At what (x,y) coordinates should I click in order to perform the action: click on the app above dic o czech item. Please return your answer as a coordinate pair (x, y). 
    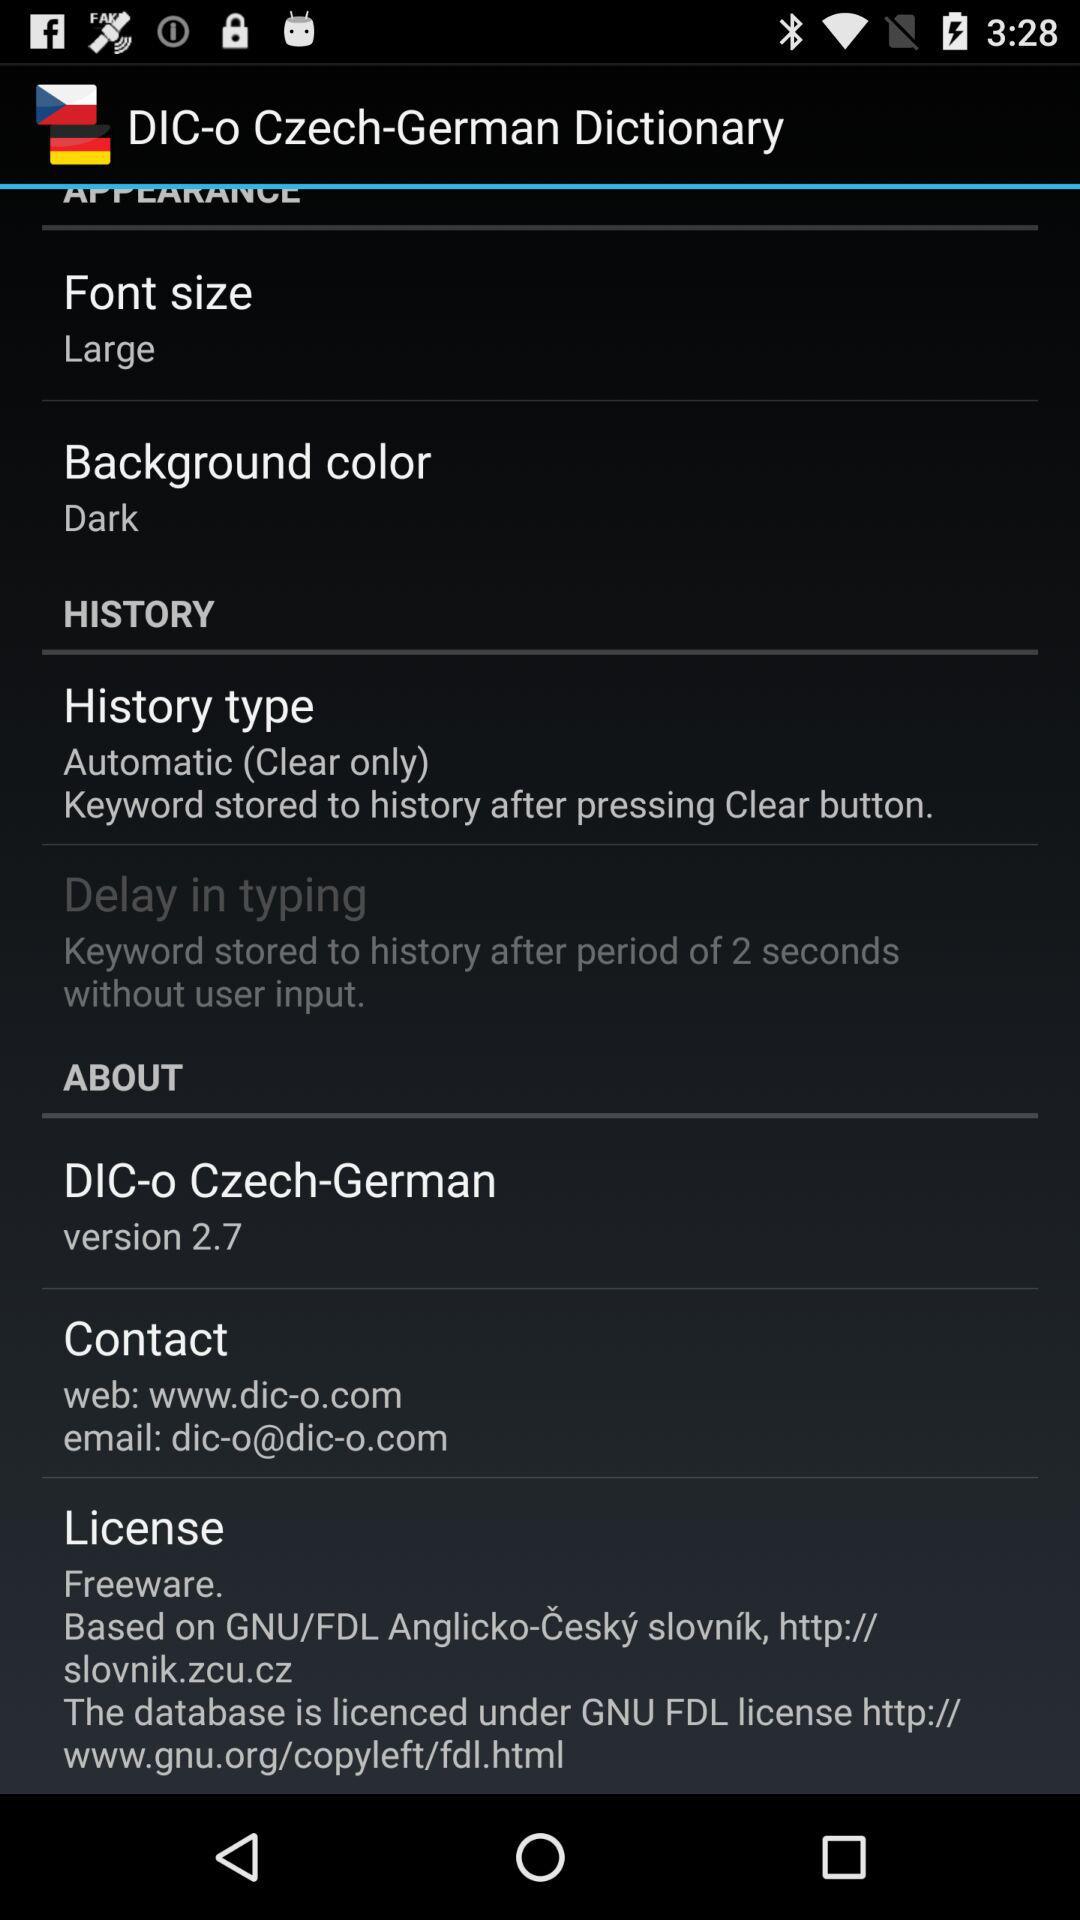
    Looking at the image, I should click on (540, 1075).